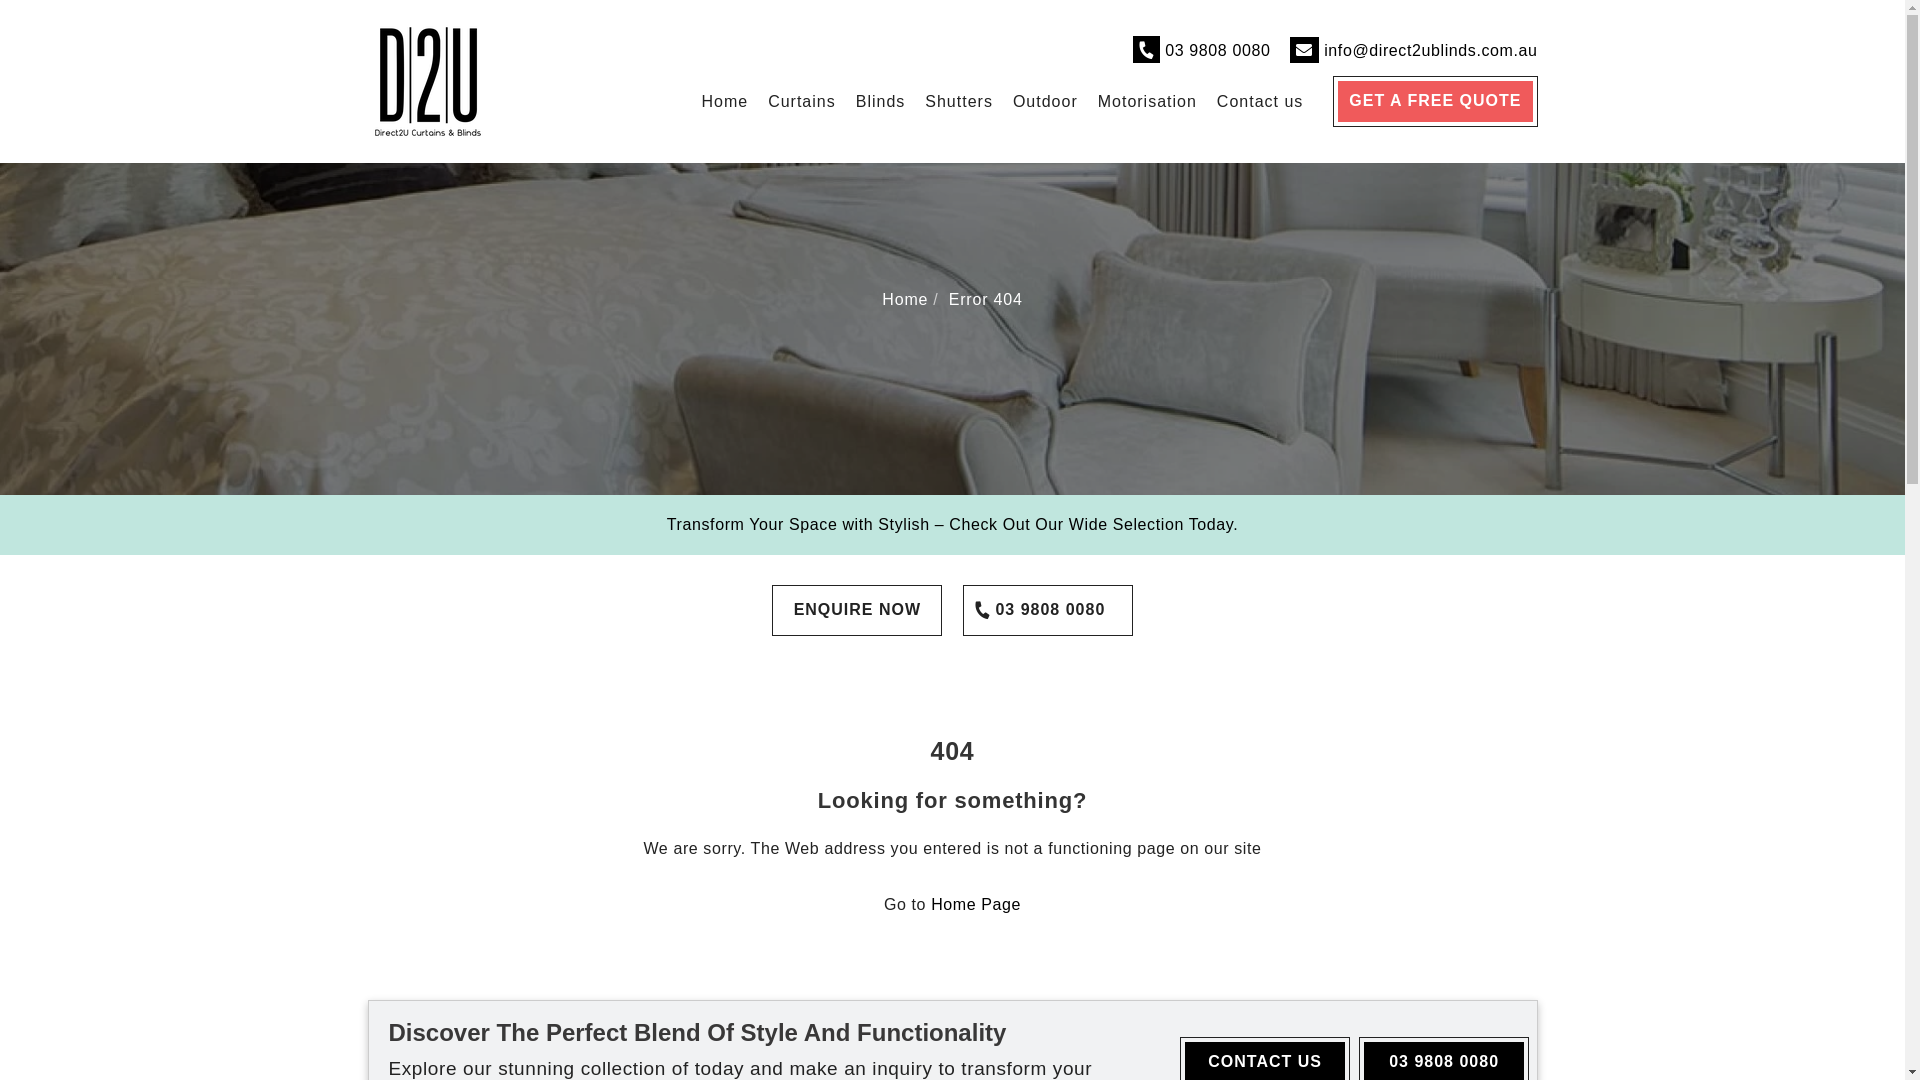  Describe the element at coordinates (1046, 609) in the screenshot. I see `'03 9808 0080'` at that location.